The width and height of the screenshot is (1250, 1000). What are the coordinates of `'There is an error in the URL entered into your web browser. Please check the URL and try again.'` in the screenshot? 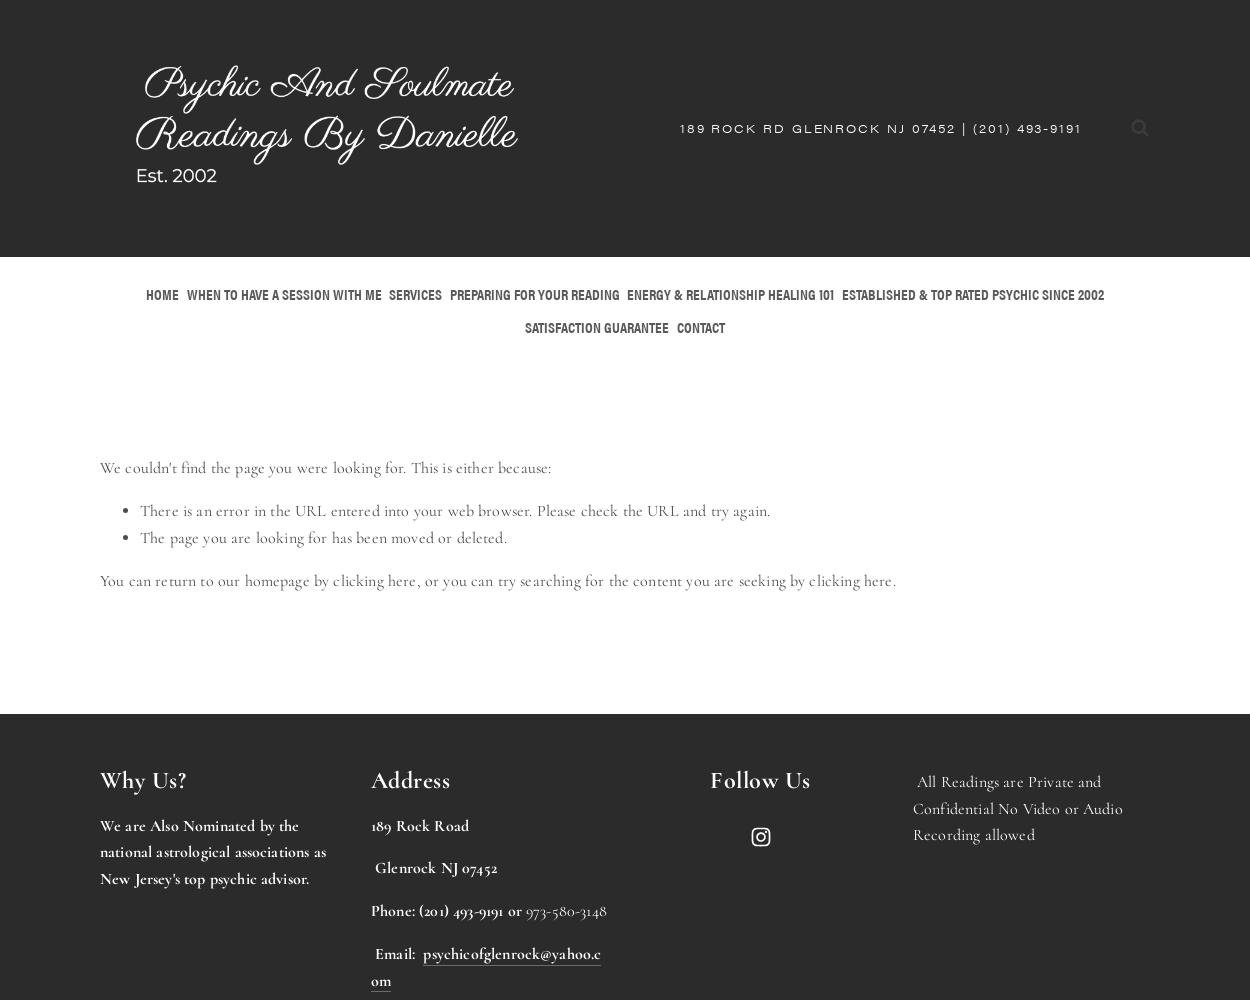 It's located at (454, 511).